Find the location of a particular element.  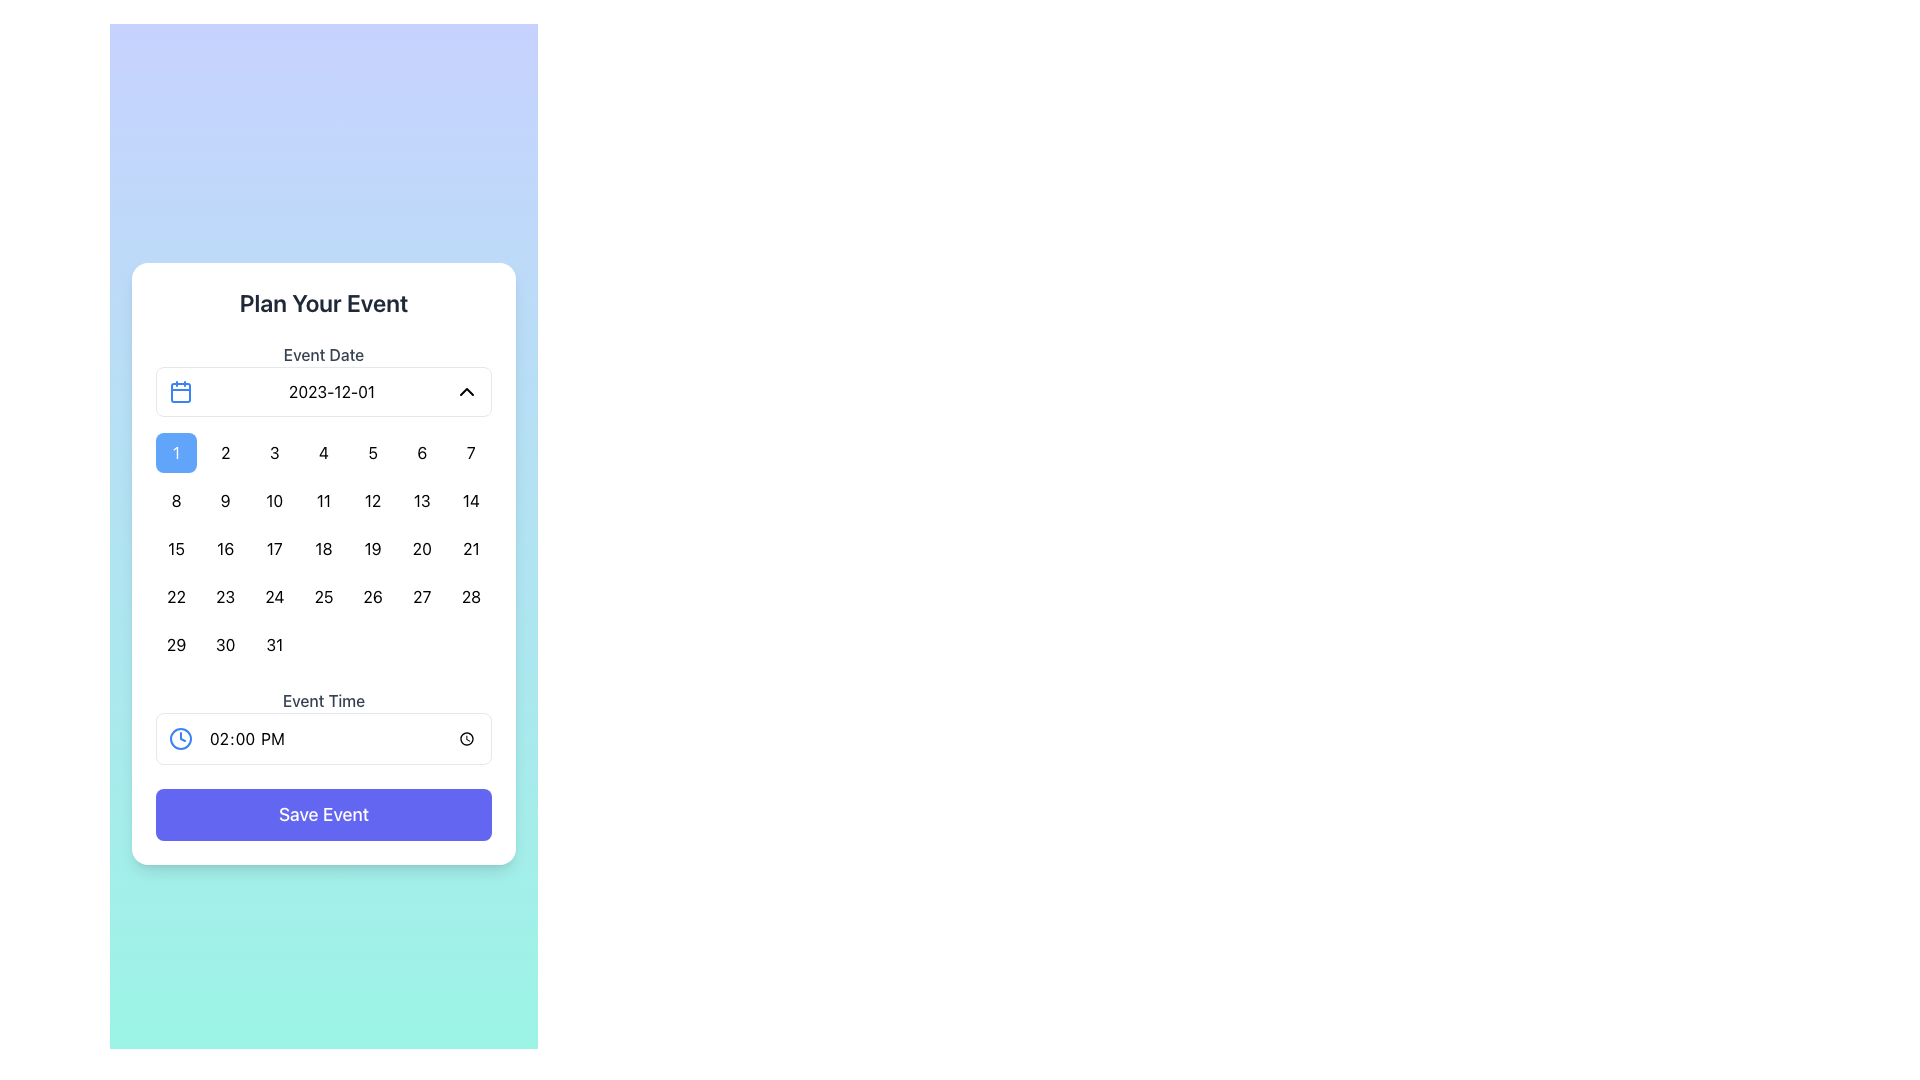

the calendar icon located at the leftmost side of the date input field displaying '2023-12-01' is located at coordinates (181, 392).